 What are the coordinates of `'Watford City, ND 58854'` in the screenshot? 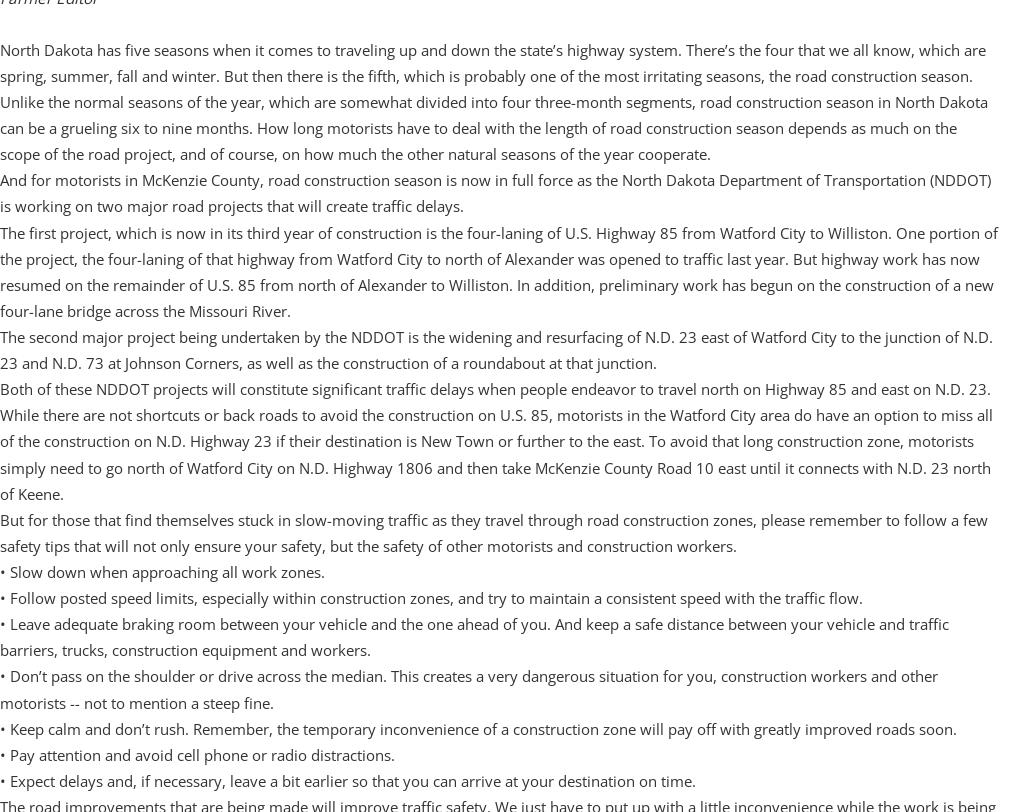 It's located at (14, 15).